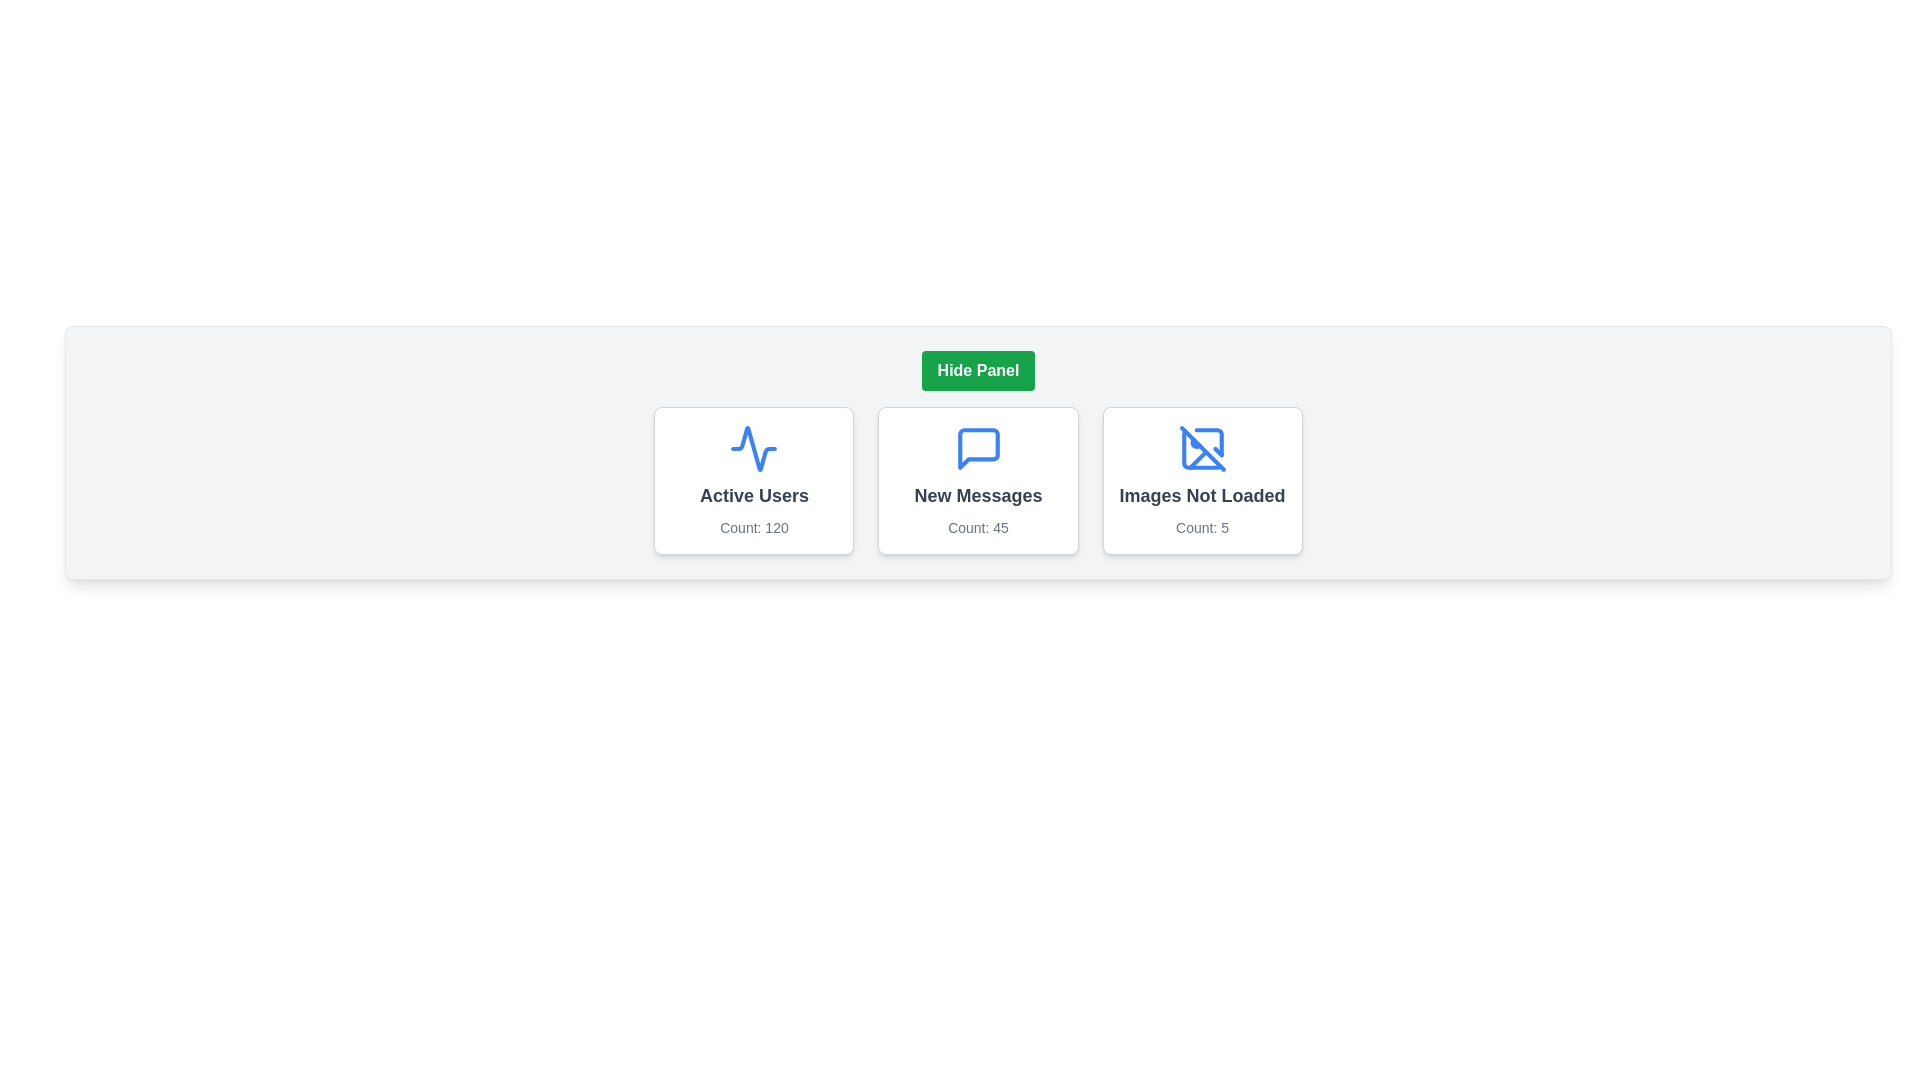 This screenshot has height=1080, width=1920. What do you see at coordinates (753, 447) in the screenshot?
I see `the decorative vector graphic icon in the 'Active Users' card, which is part of an SVG structure` at bounding box center [753, 447].